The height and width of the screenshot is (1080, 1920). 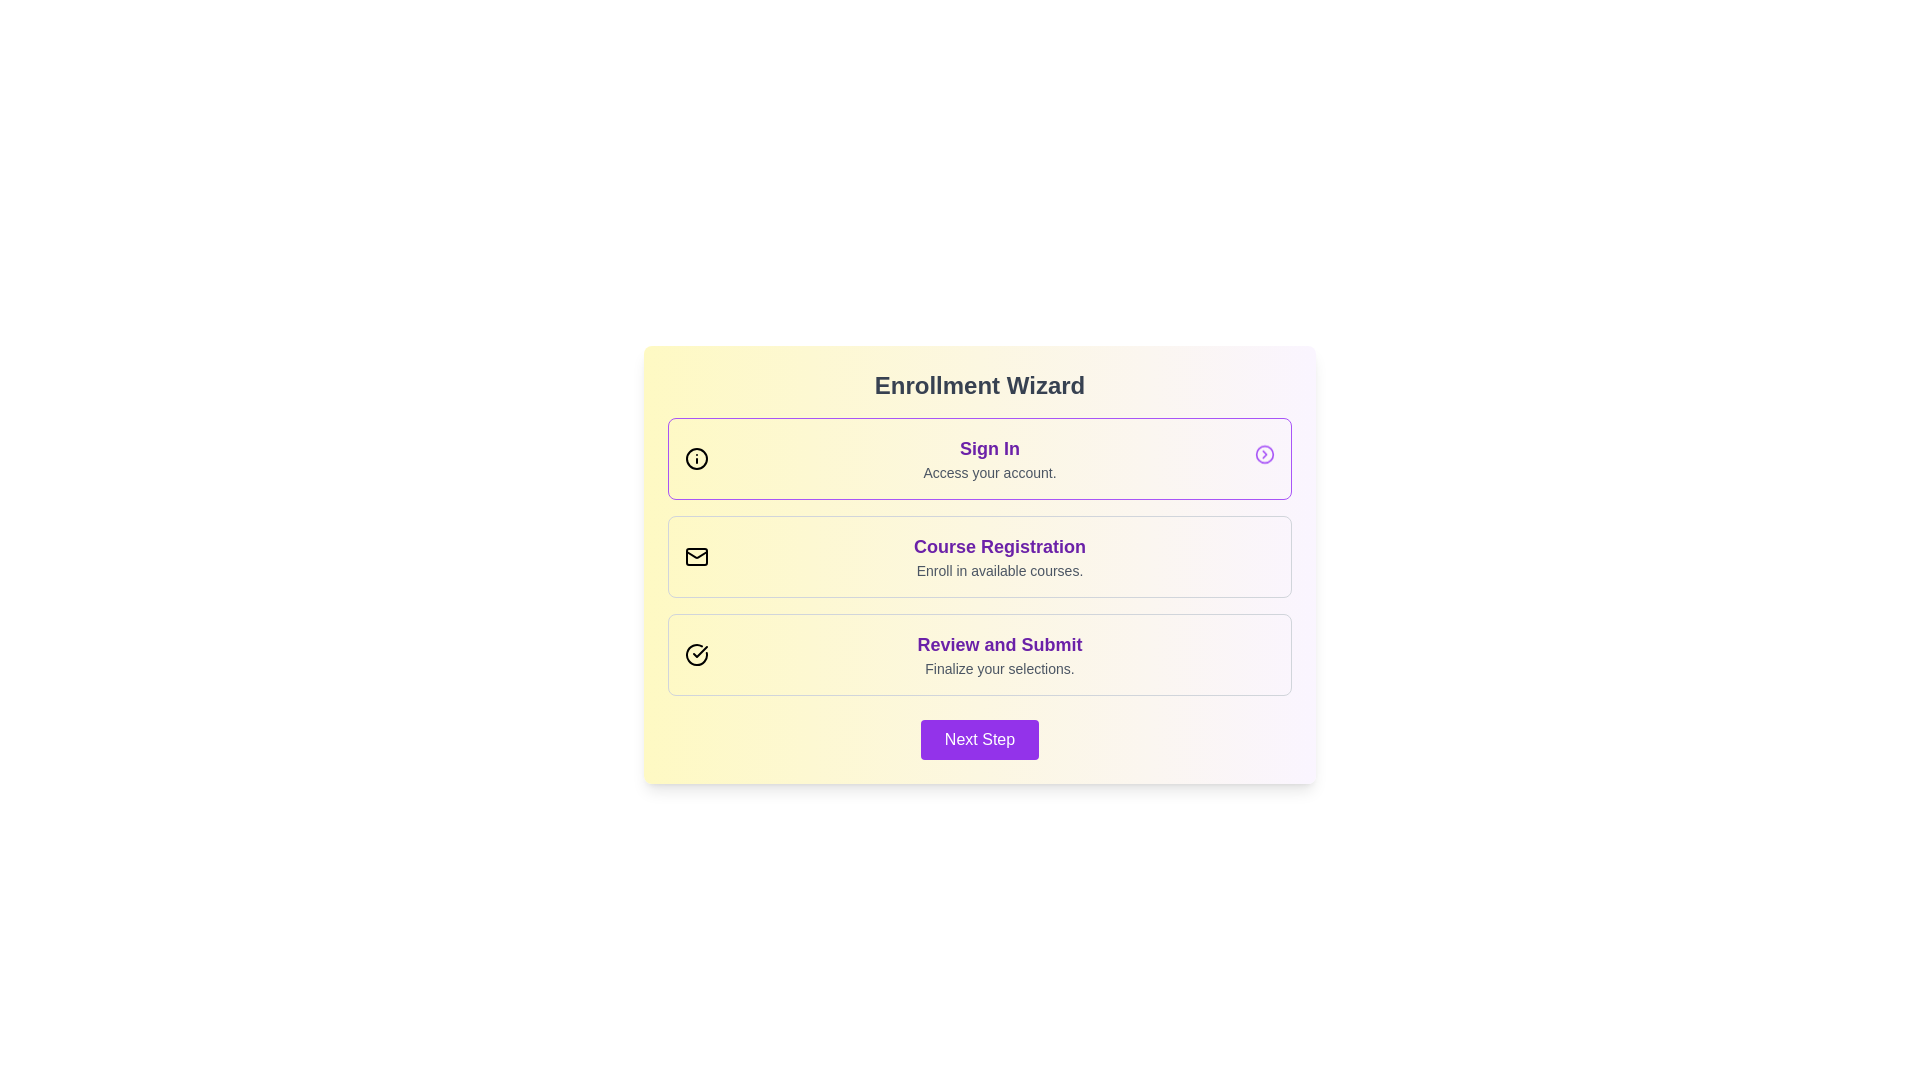 I want to click on the circular icon outlined in purple, located to the right of the 'Sign In' section text in the 'Enrollment Wizard' interface, so click(x=1264, y=456).